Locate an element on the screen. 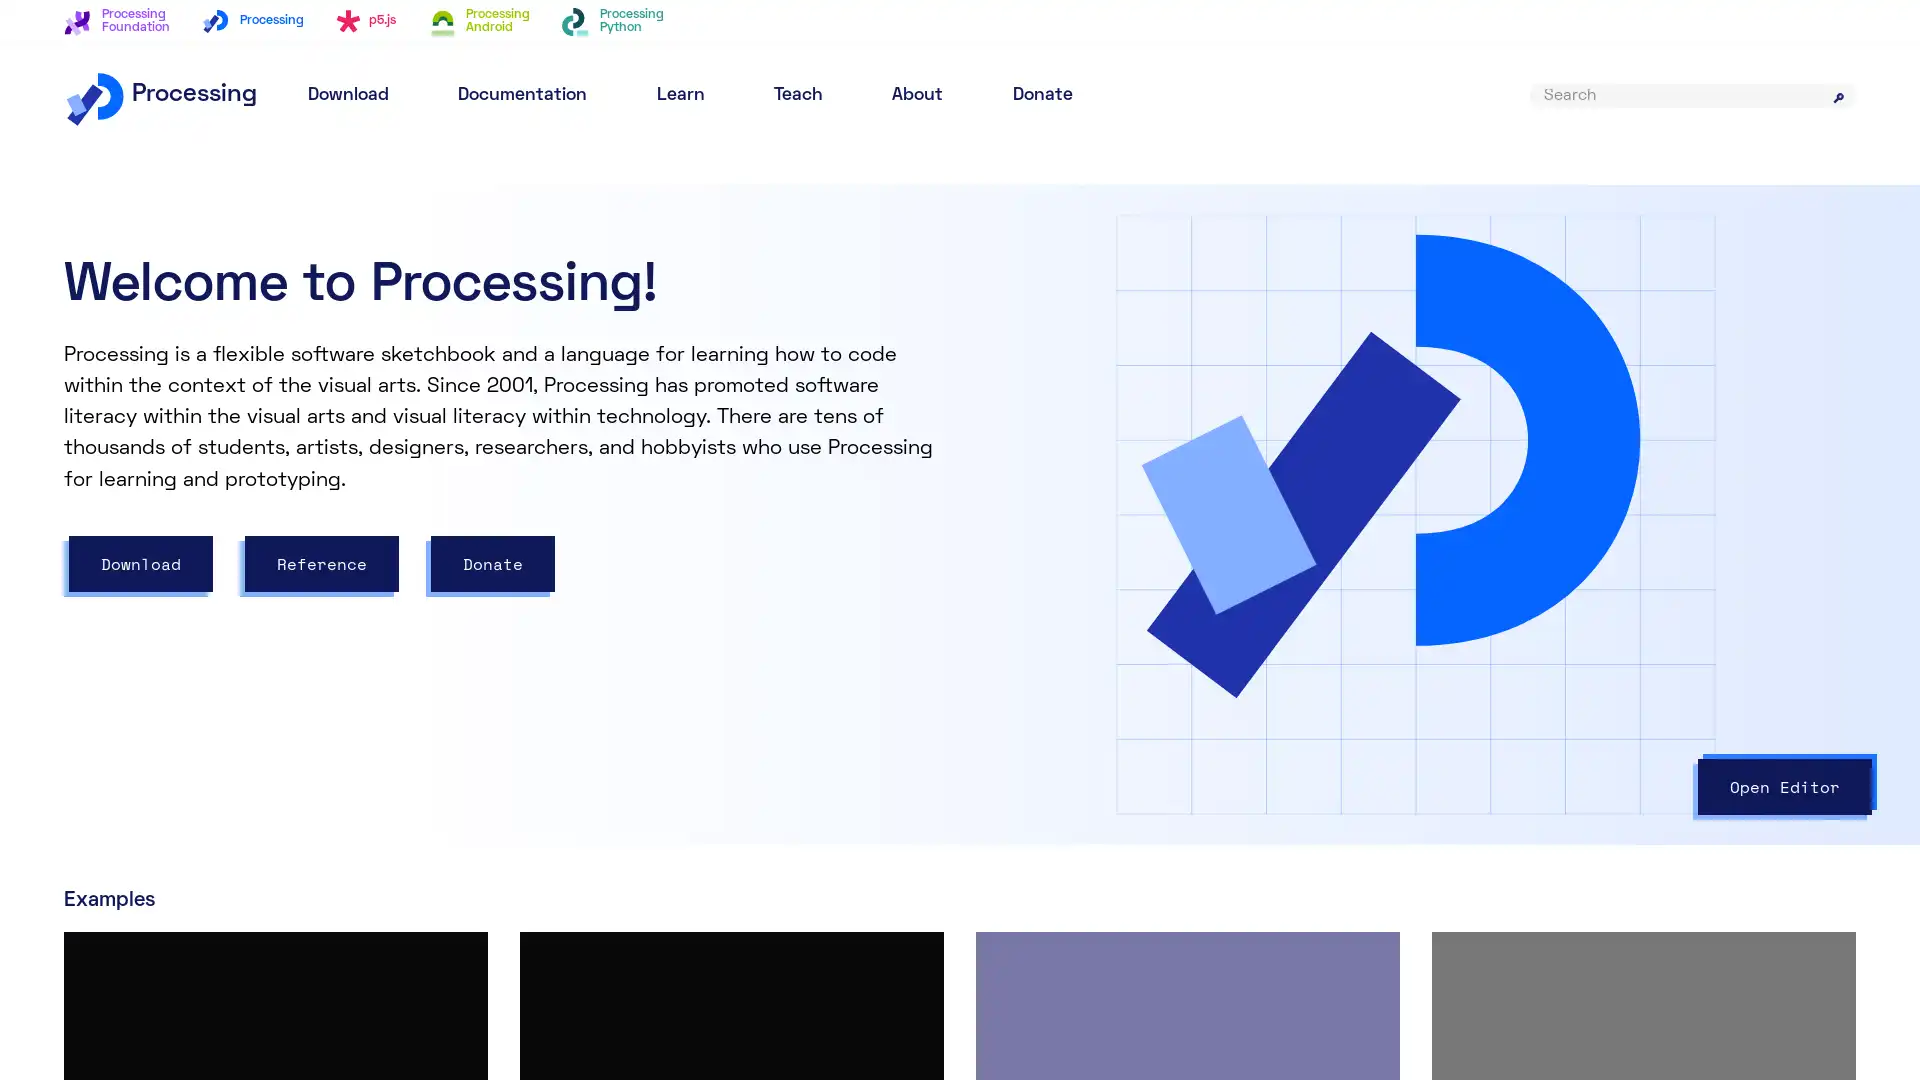 Image resolution: width=1920 pixels, height=1080 pixels. change position is located at coordinates (1273, 548).